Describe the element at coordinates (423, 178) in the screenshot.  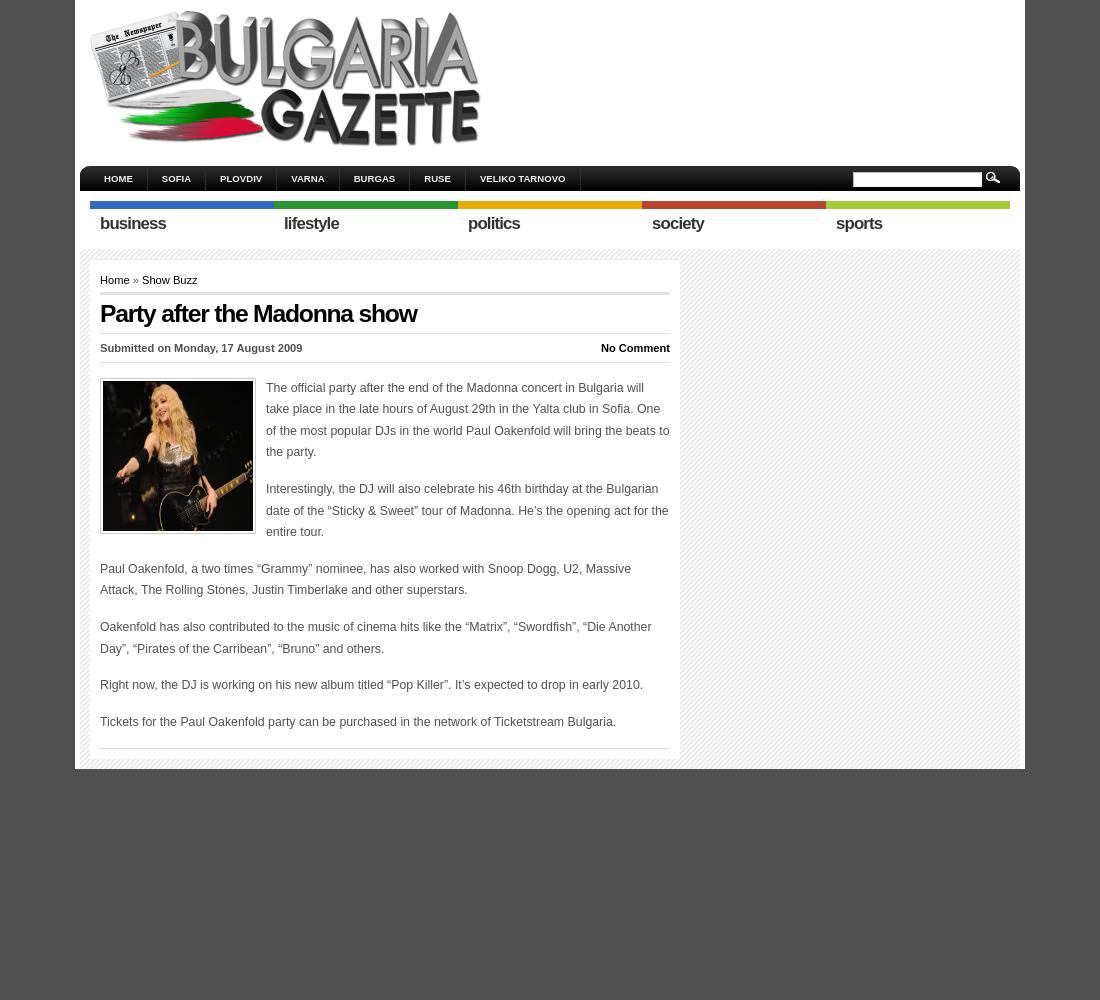
I see `'Ruse'` at that location.